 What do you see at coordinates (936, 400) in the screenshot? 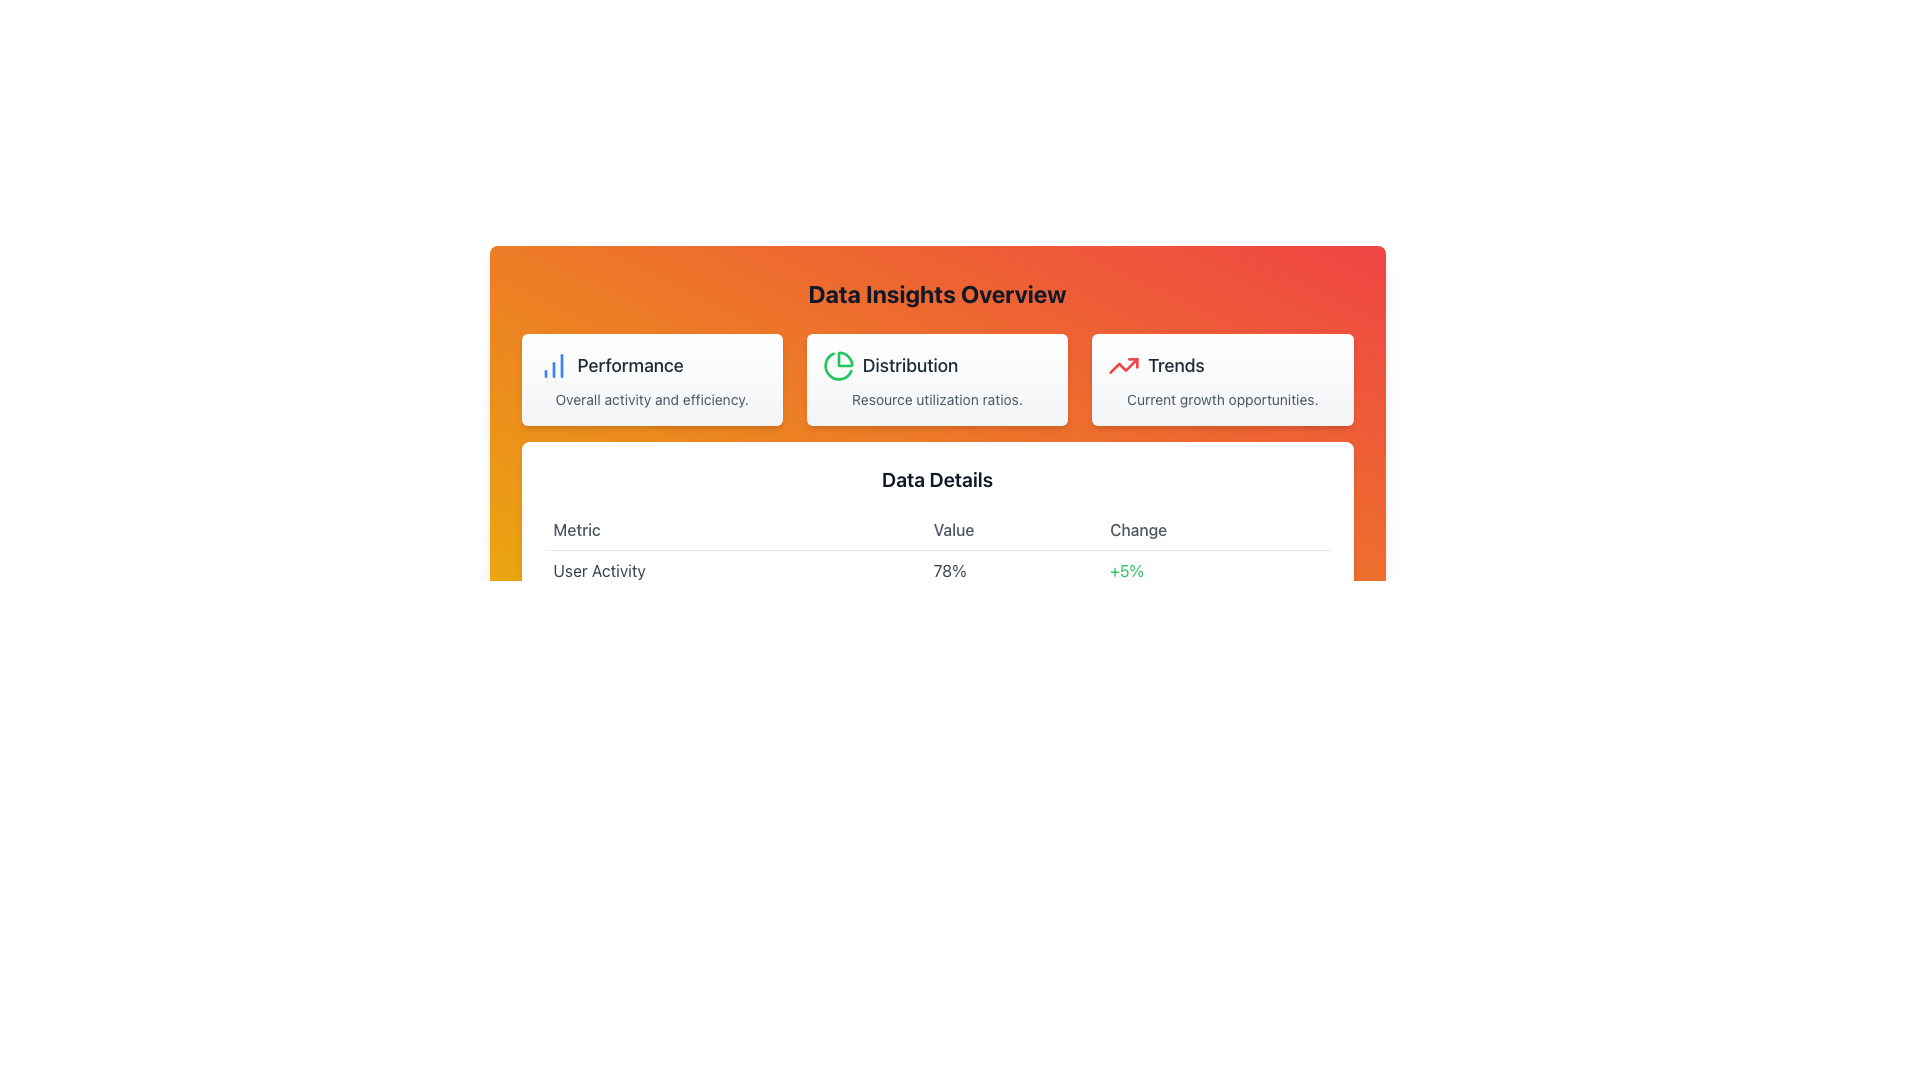
I see `text label displaying 'Resource utilization ratios.' located below the main title 'Distribution' in the card titled 'Distribution.'` at bounding box center [936, 400].